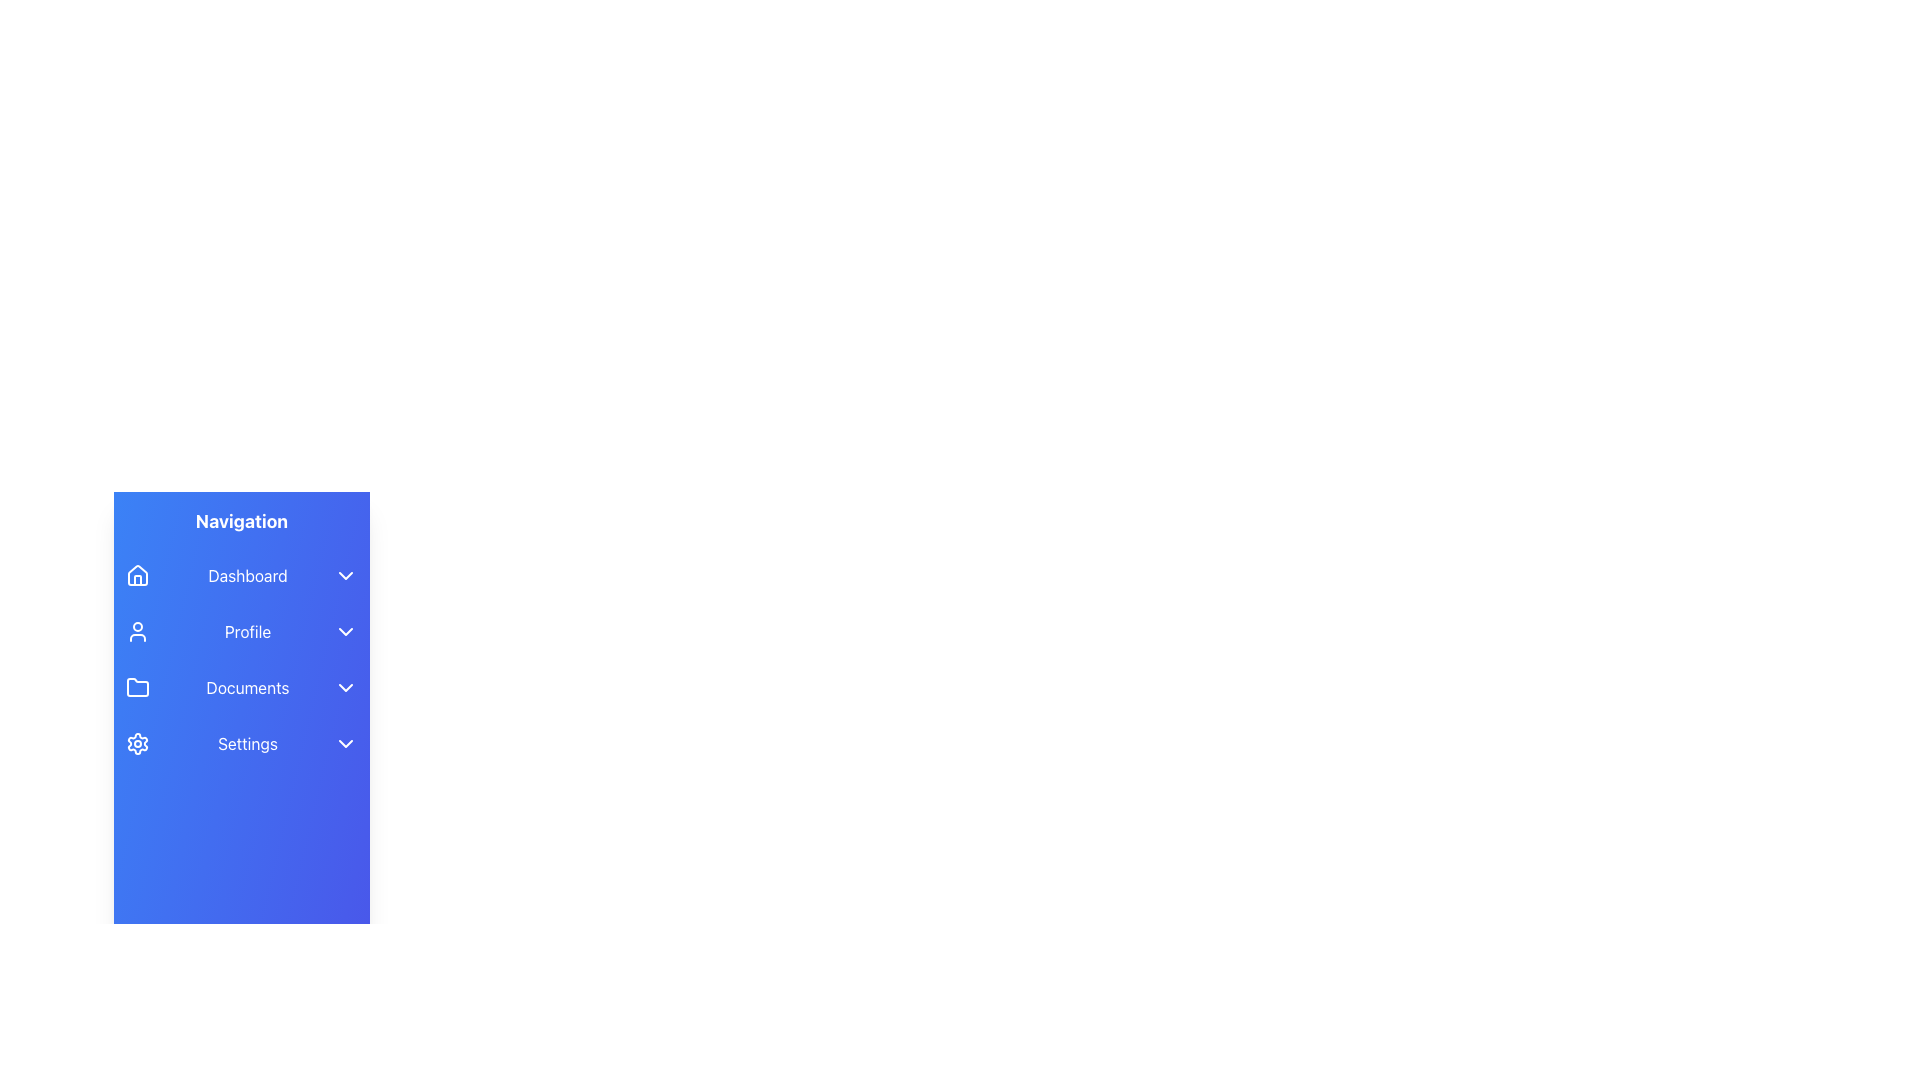  I want to click on the cogwheel icon located in the vertical navigation menu to the left of the 'Settings' text label, which represents settings or options, so click(137, 744).